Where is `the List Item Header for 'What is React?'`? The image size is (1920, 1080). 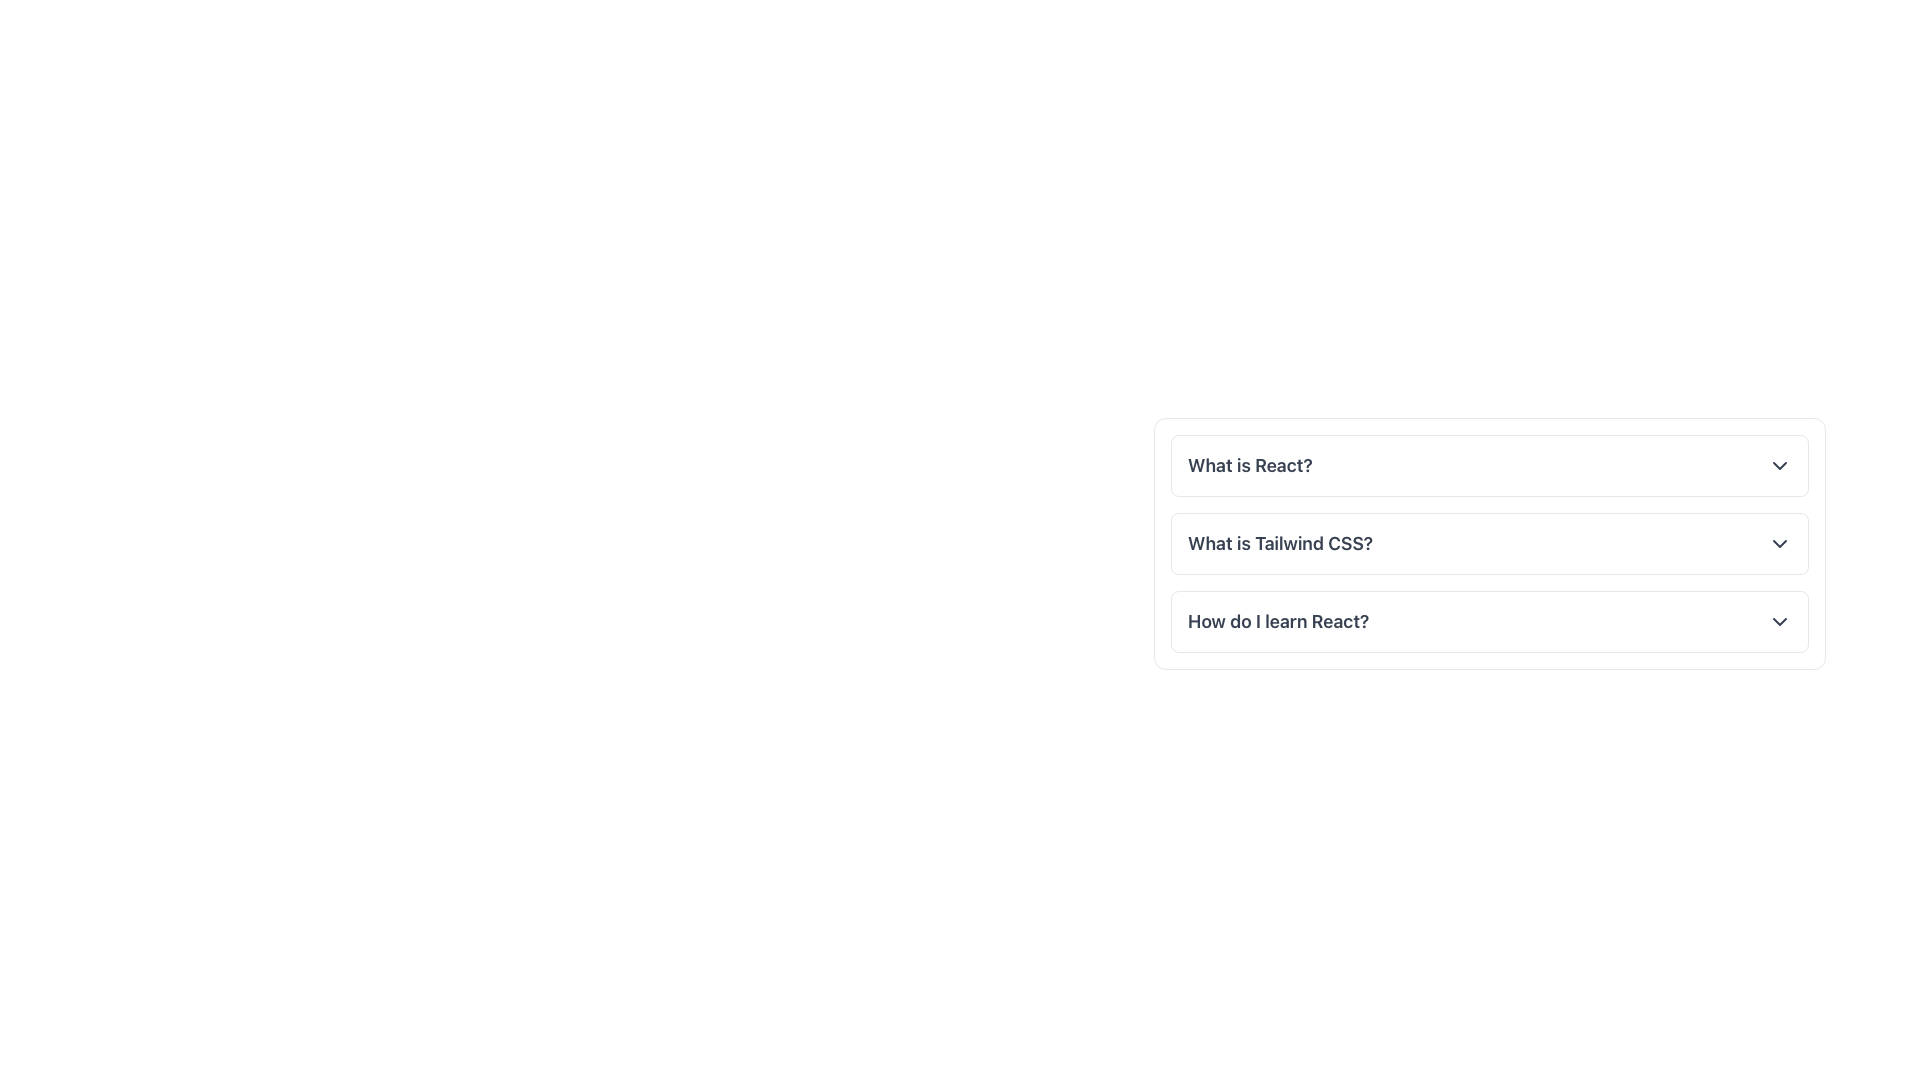
the List Item Header for 'What is React?' is located at coordinates (1489, 466).